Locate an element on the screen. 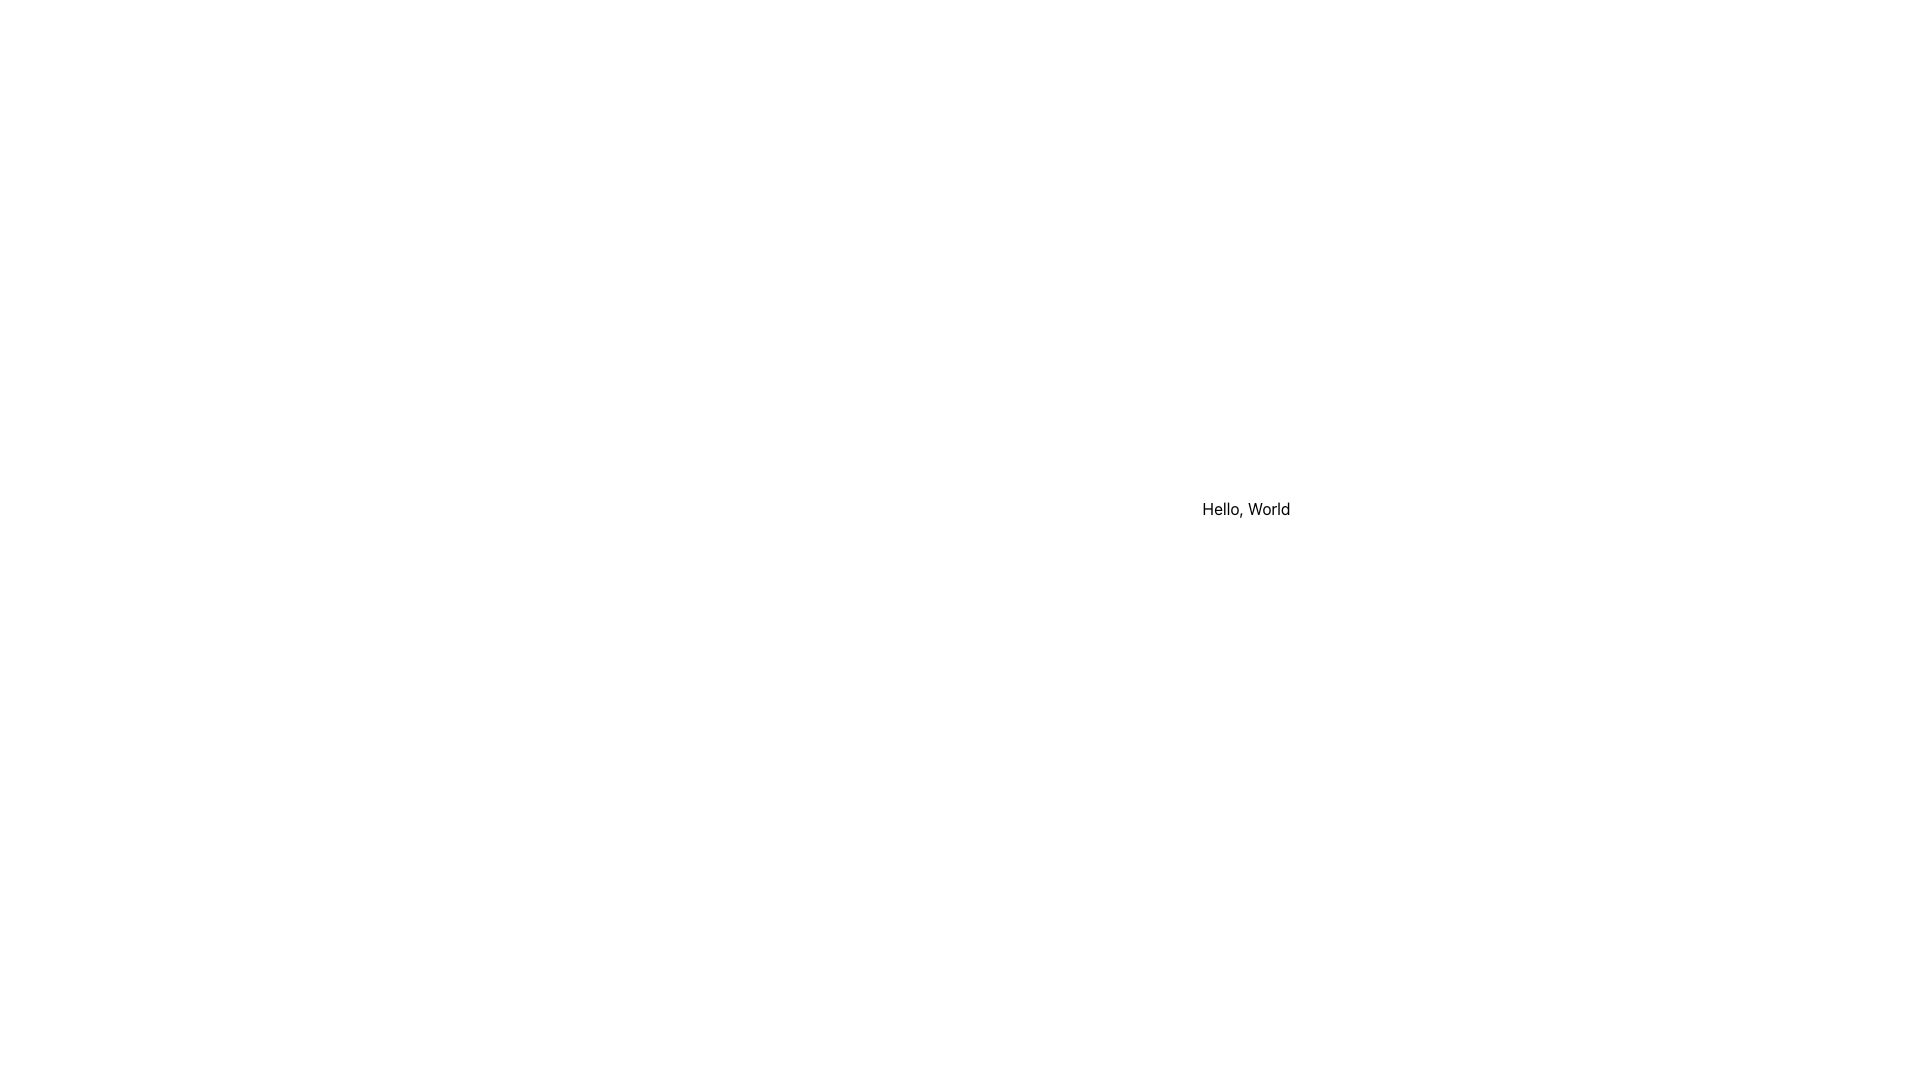 The width and height of the screenshot is (1920, 1080). the light gray SVG Circle Element with a radius of 10 units located in the lower-left region of the interface is located at coordinates (825, 639).